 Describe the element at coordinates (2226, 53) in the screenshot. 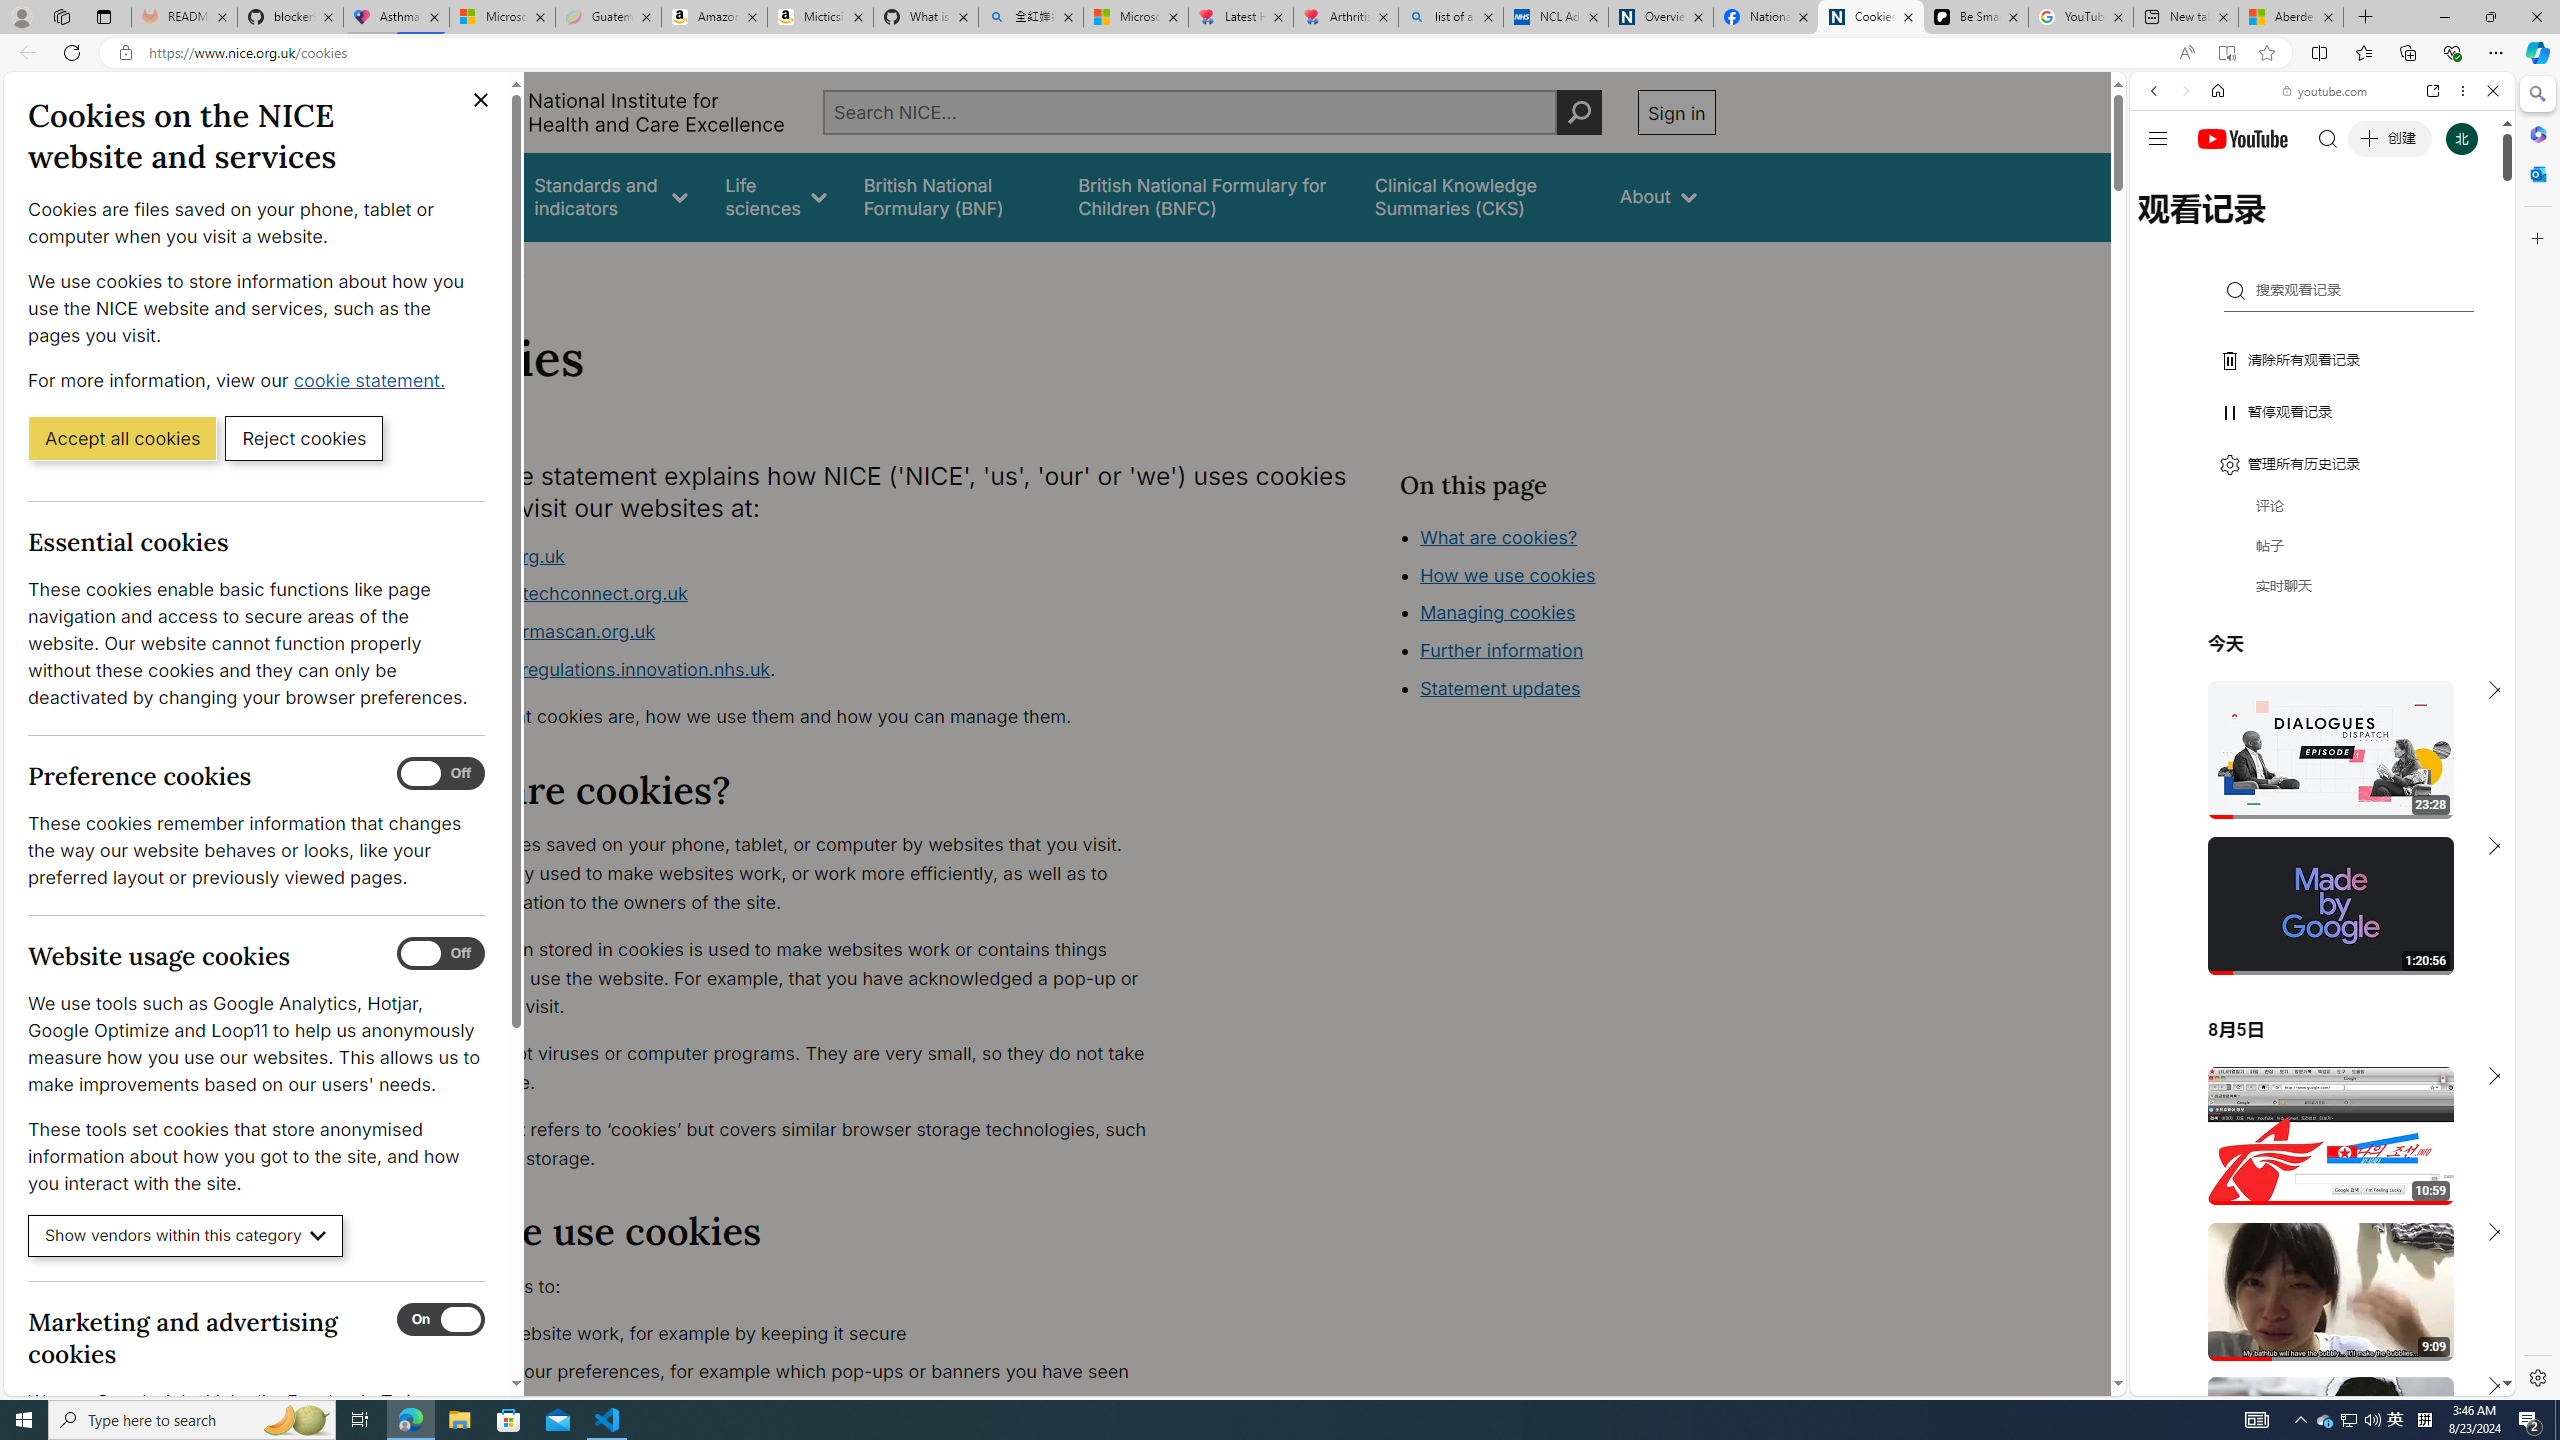

I see `'Enter Immersive Reader (F9)'` at that location.